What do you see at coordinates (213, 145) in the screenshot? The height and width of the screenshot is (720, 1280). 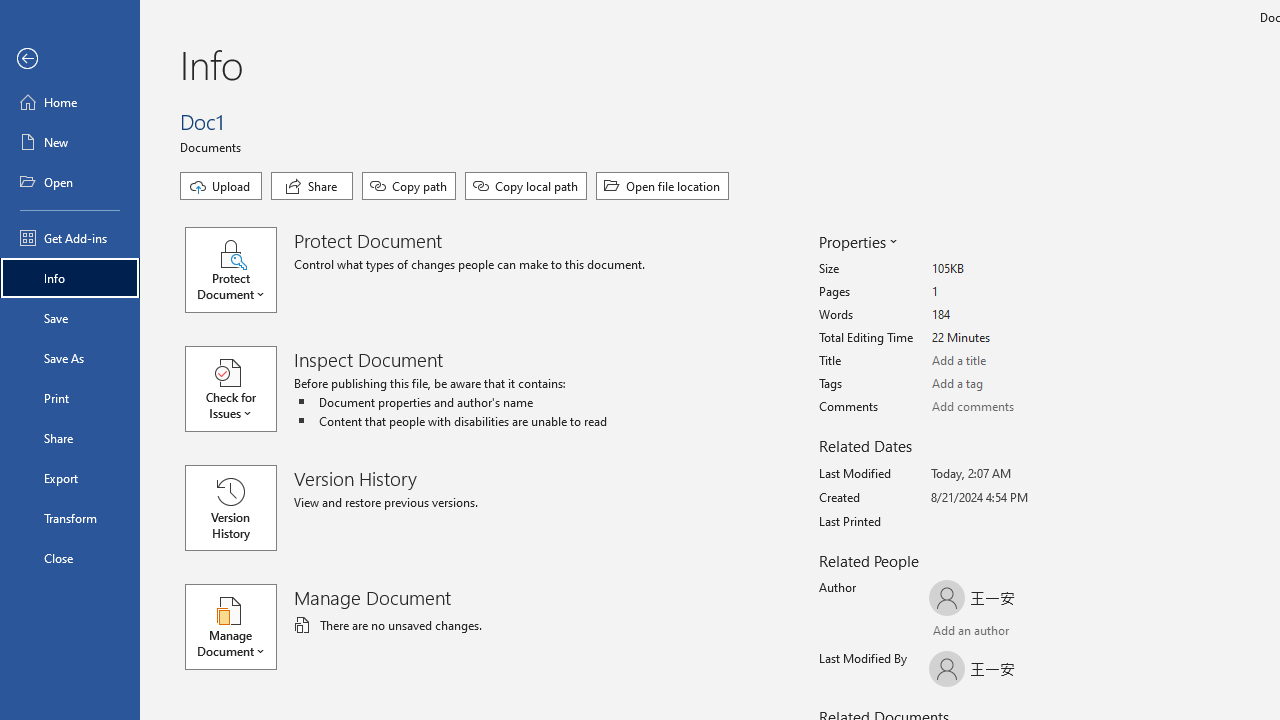 I see `'Documents'` at bounding box center [213, 145].